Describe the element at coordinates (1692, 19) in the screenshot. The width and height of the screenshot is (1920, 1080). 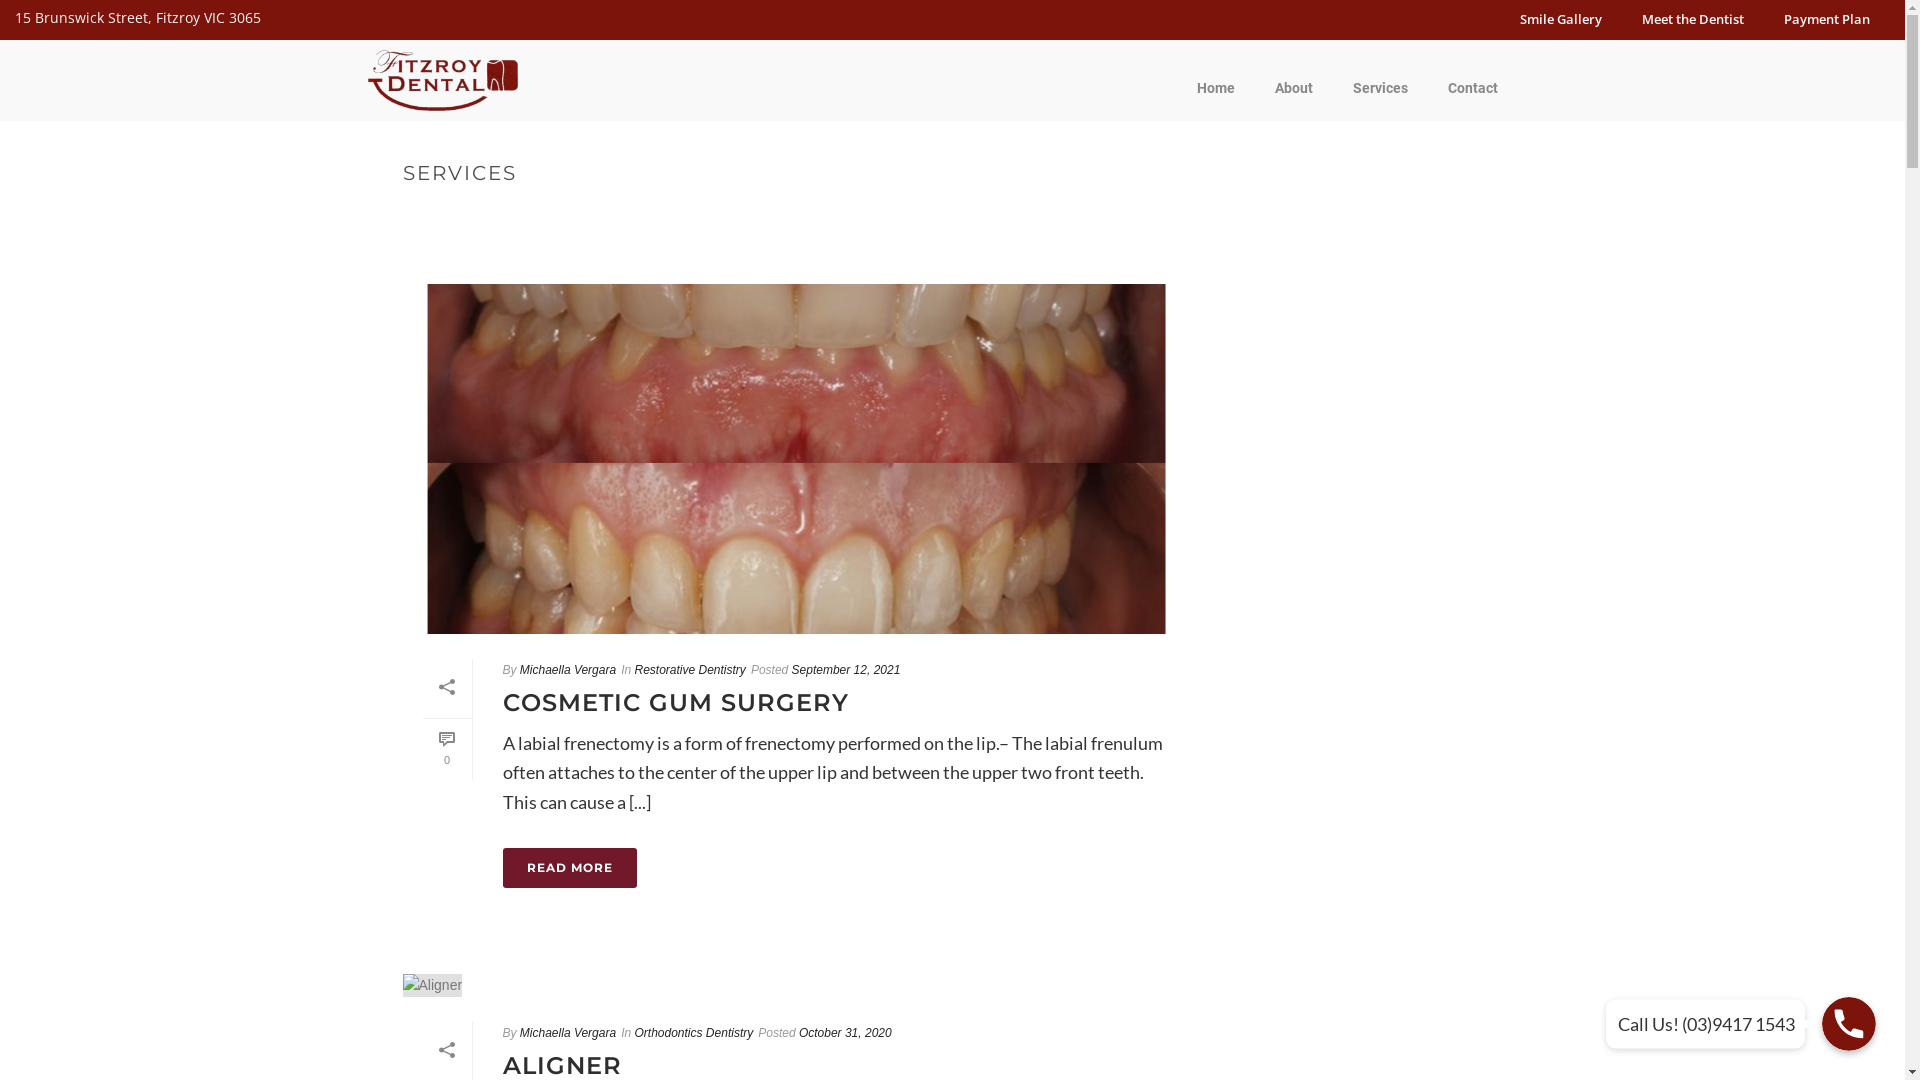
I see `'Meet the Dentist'` at that location.